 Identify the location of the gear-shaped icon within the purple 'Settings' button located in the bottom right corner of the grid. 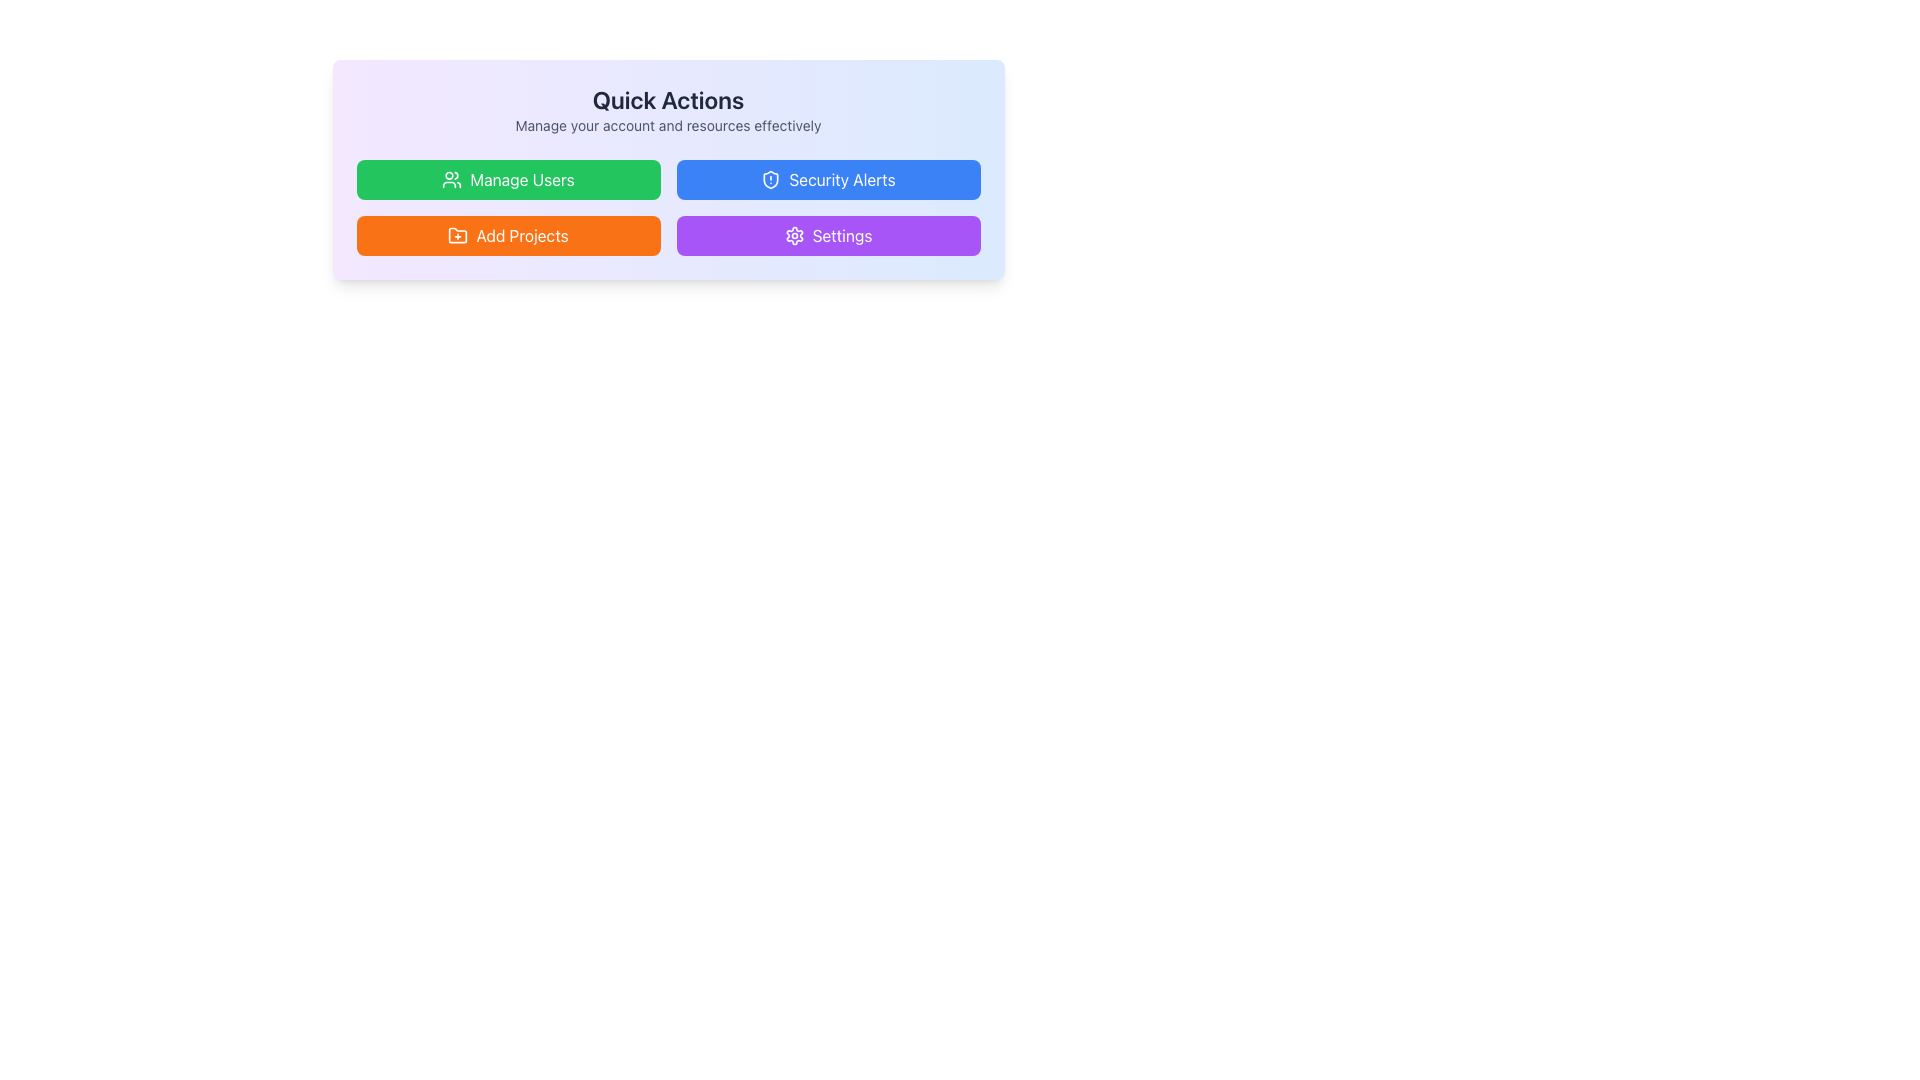
(793, 234).